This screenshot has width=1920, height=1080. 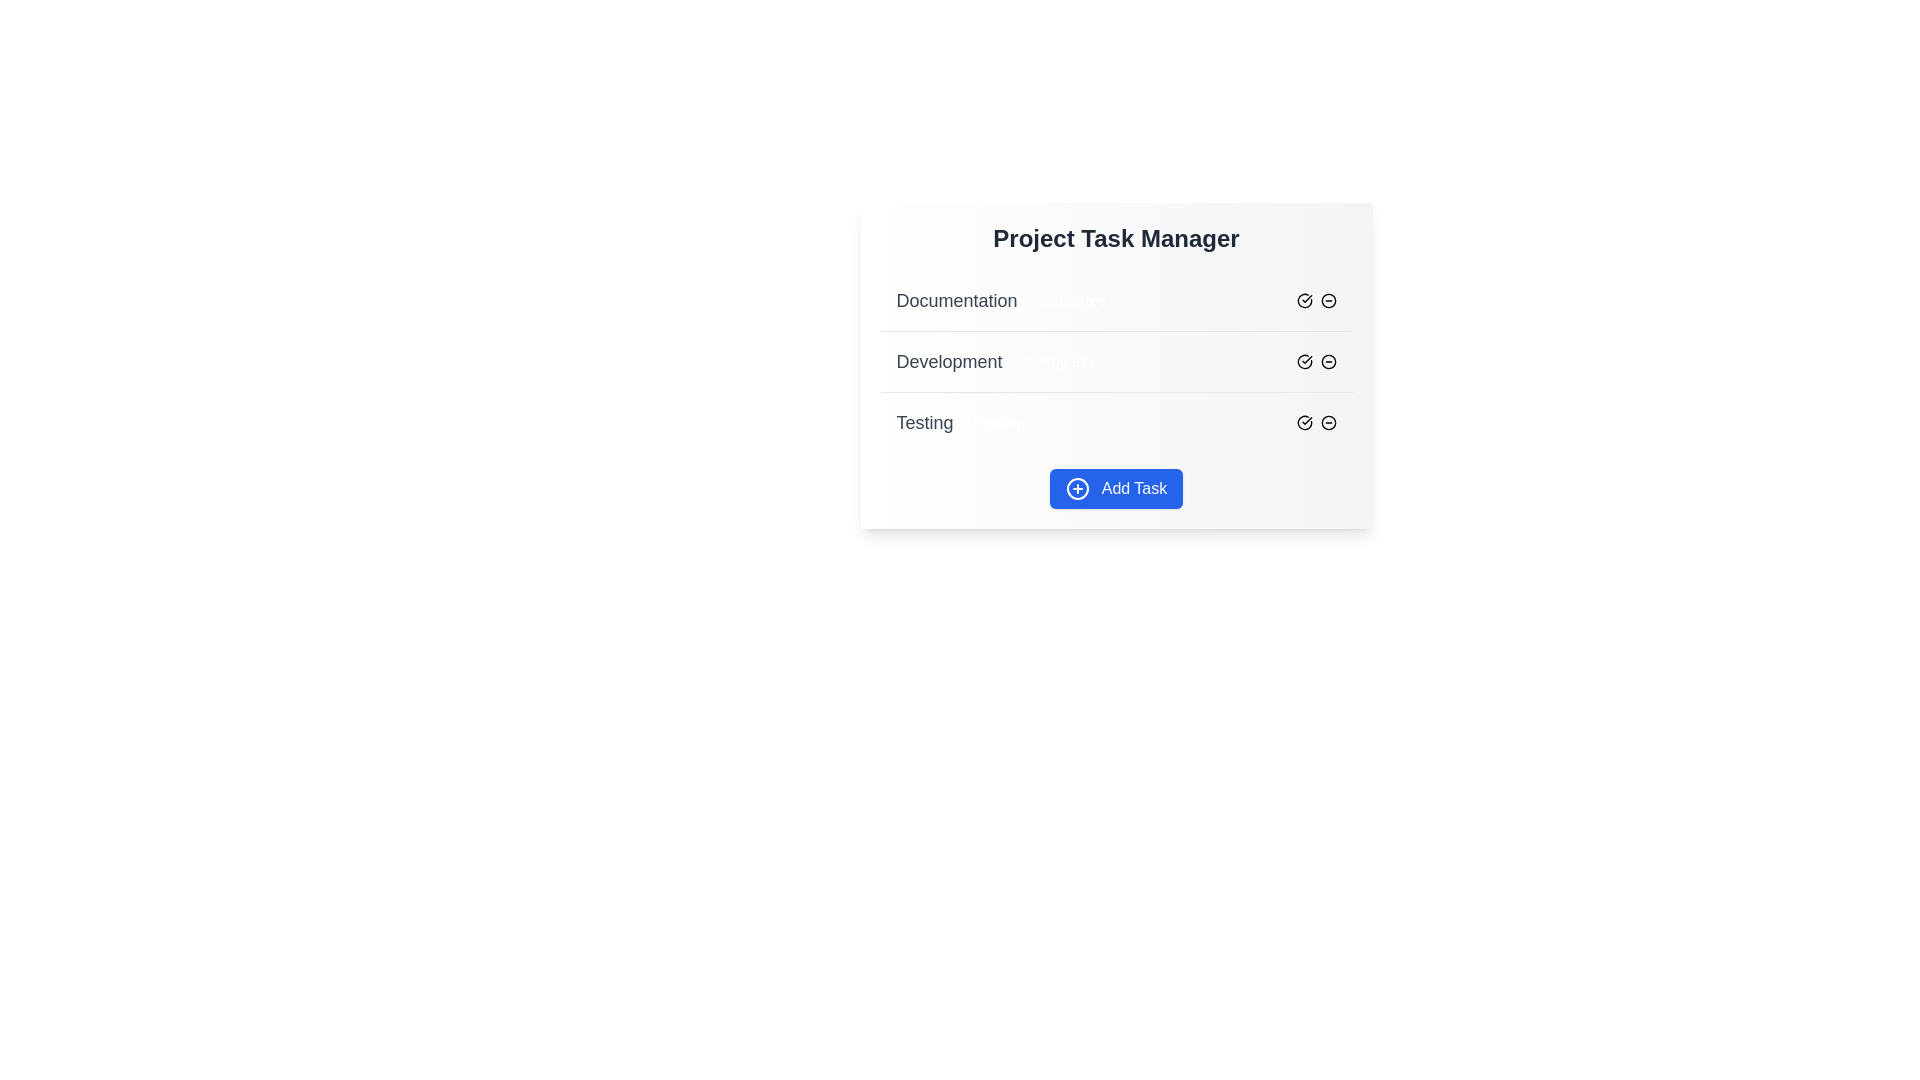 What do you see at coordinates (1115, 489) in the screenshot?
I see `the primary 'Add Task' button located centrally in the footer section of the task management interface` at bounding box center [1115, 489].